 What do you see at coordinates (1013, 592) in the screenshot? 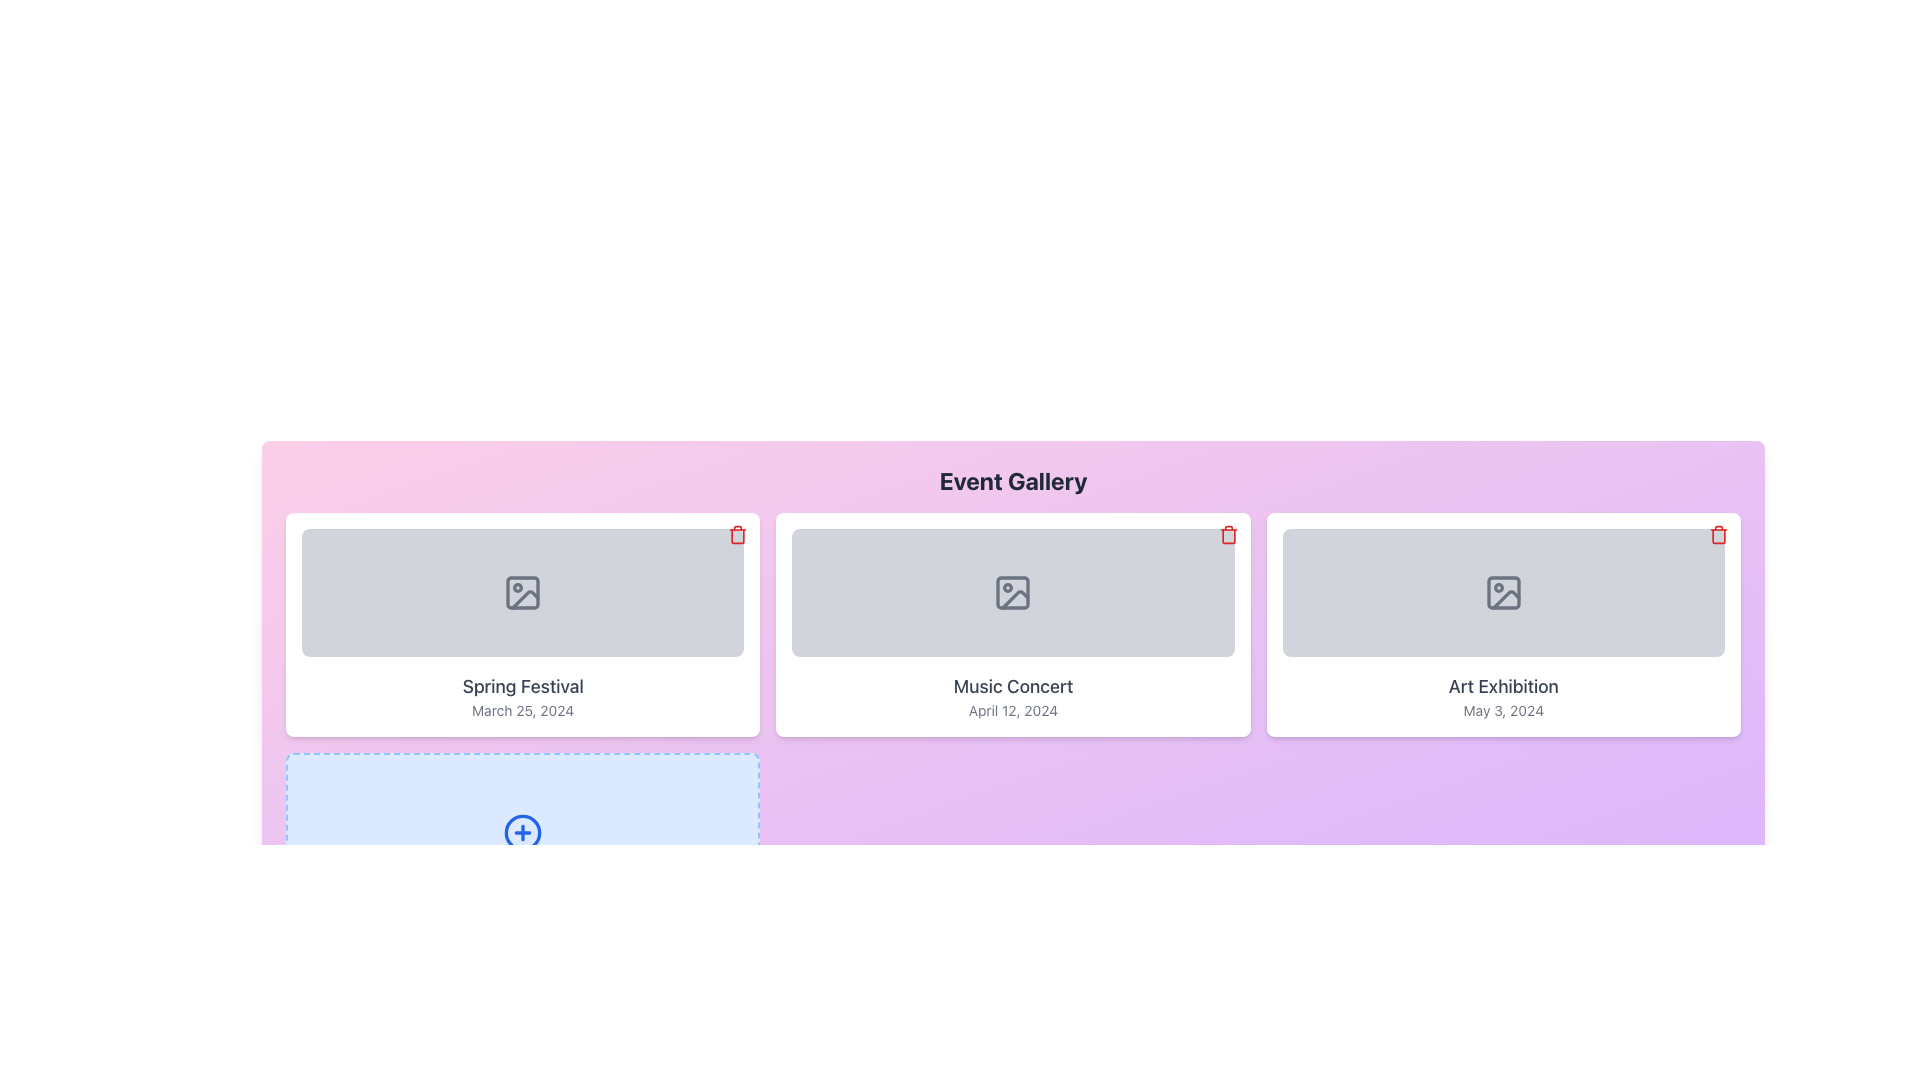
I see `the icon resembling a picture frame with a circular detail on the top-left corner, located in the middle card of the three-card layout in the 'Event Gallery' section, above the text 'Music Concert'` at bounding box center [1013, 592].